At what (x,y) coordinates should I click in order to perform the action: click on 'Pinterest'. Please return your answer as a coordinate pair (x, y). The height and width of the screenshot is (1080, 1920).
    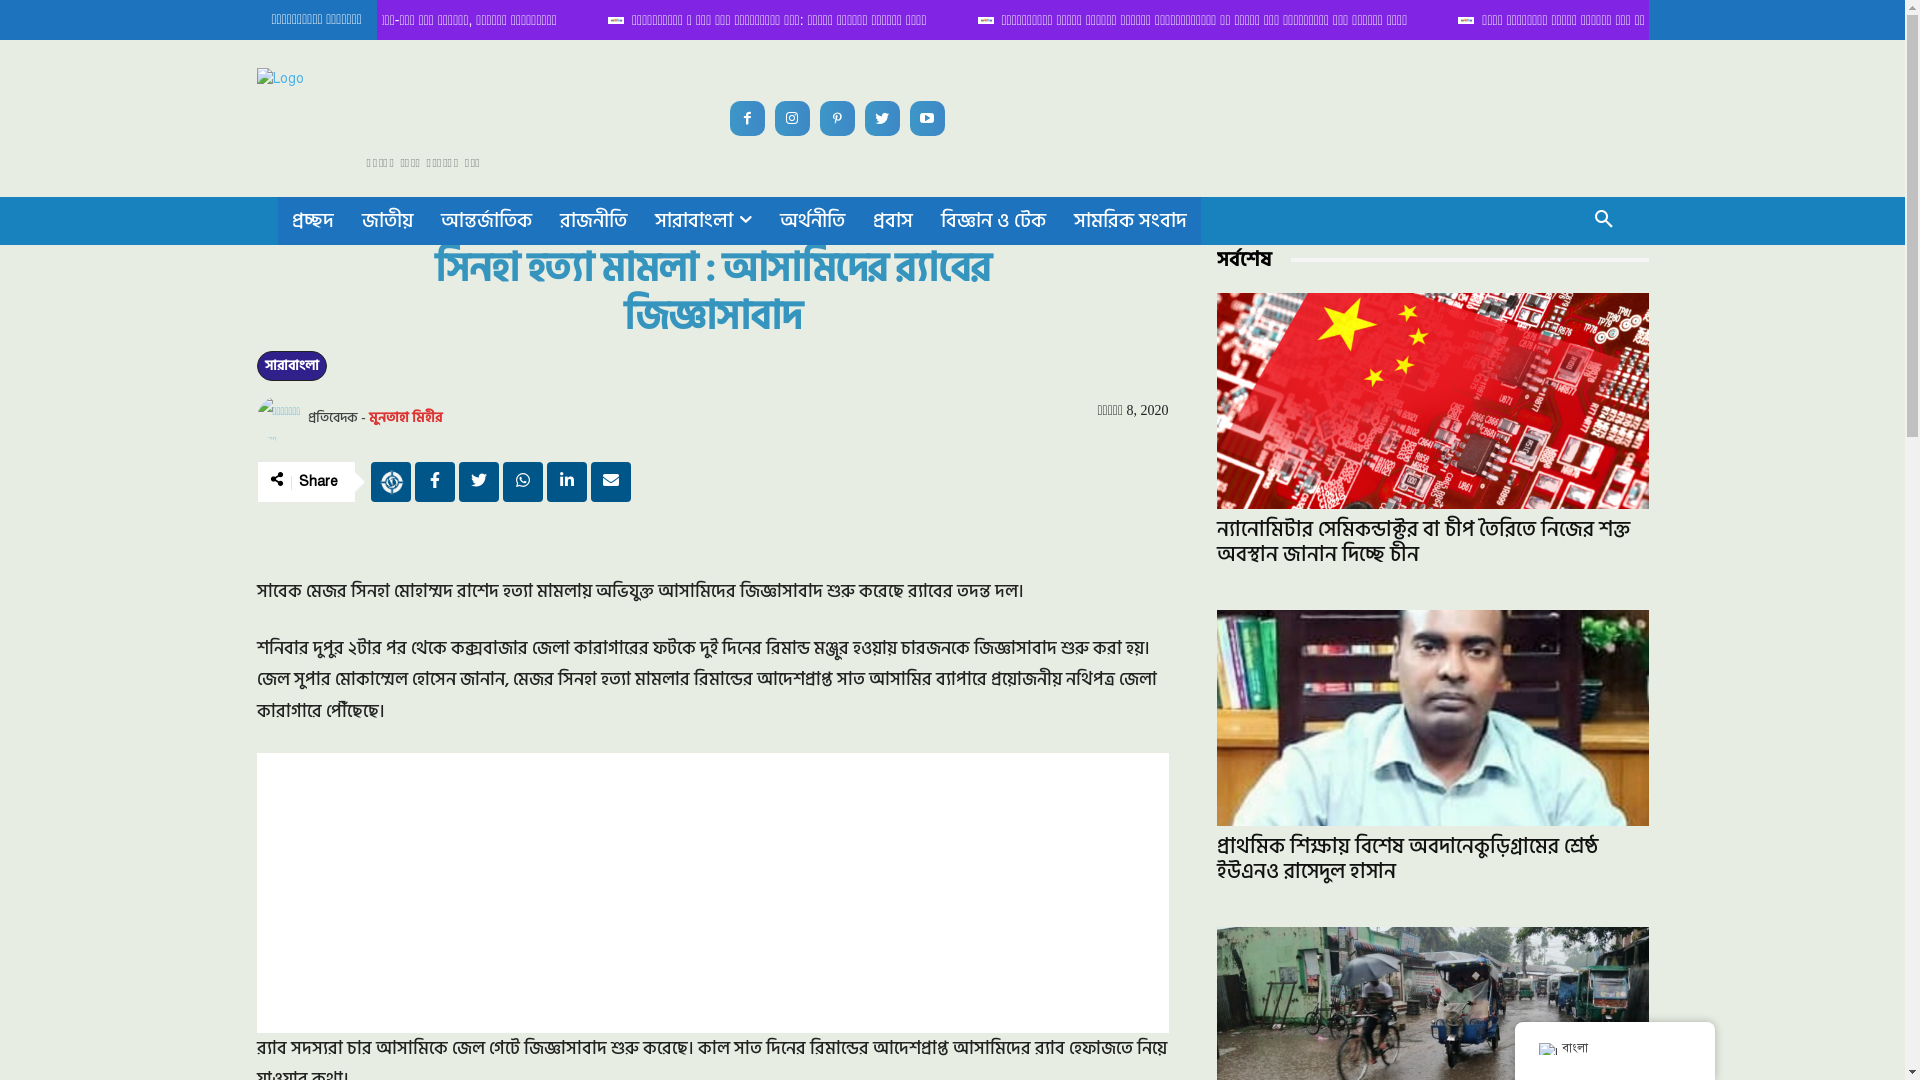
    Looking at the image, I should click on (837, 118).